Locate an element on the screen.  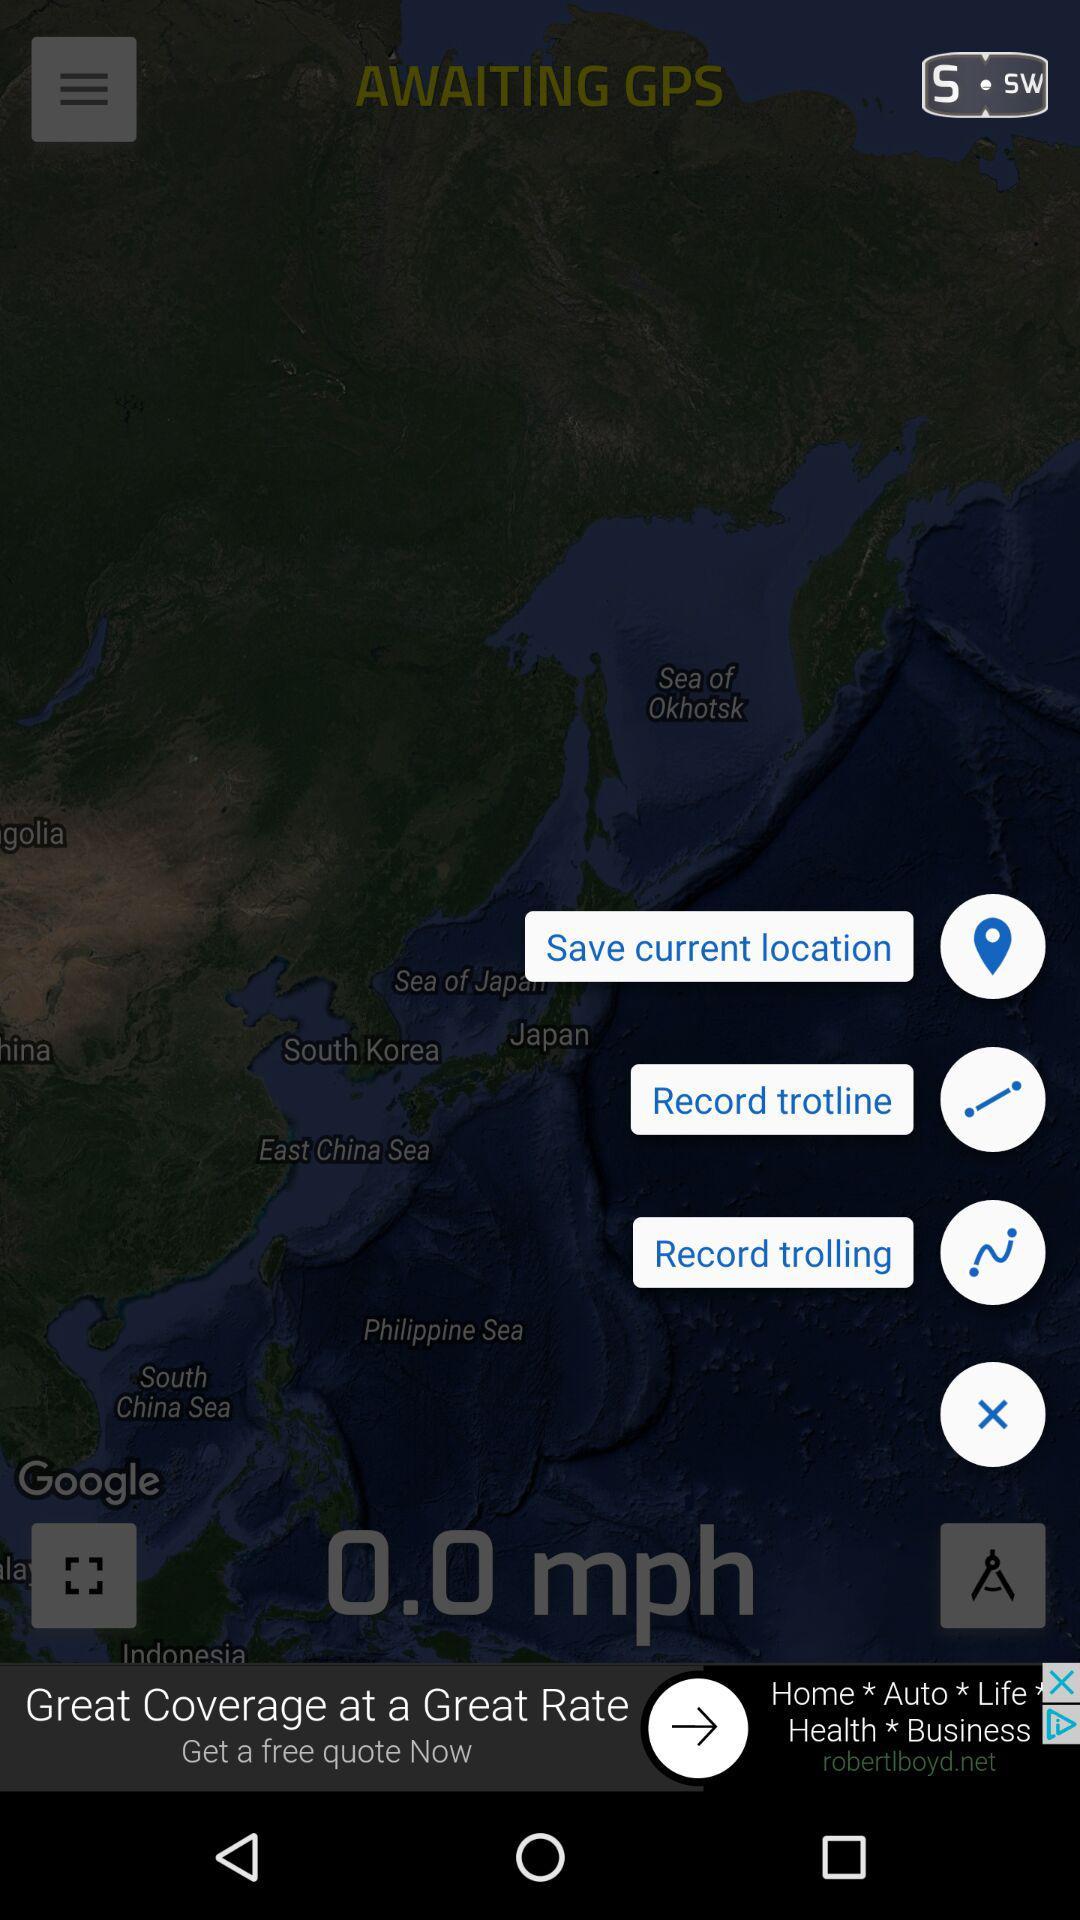
record the trotline is located at coordinates (992, 1098).